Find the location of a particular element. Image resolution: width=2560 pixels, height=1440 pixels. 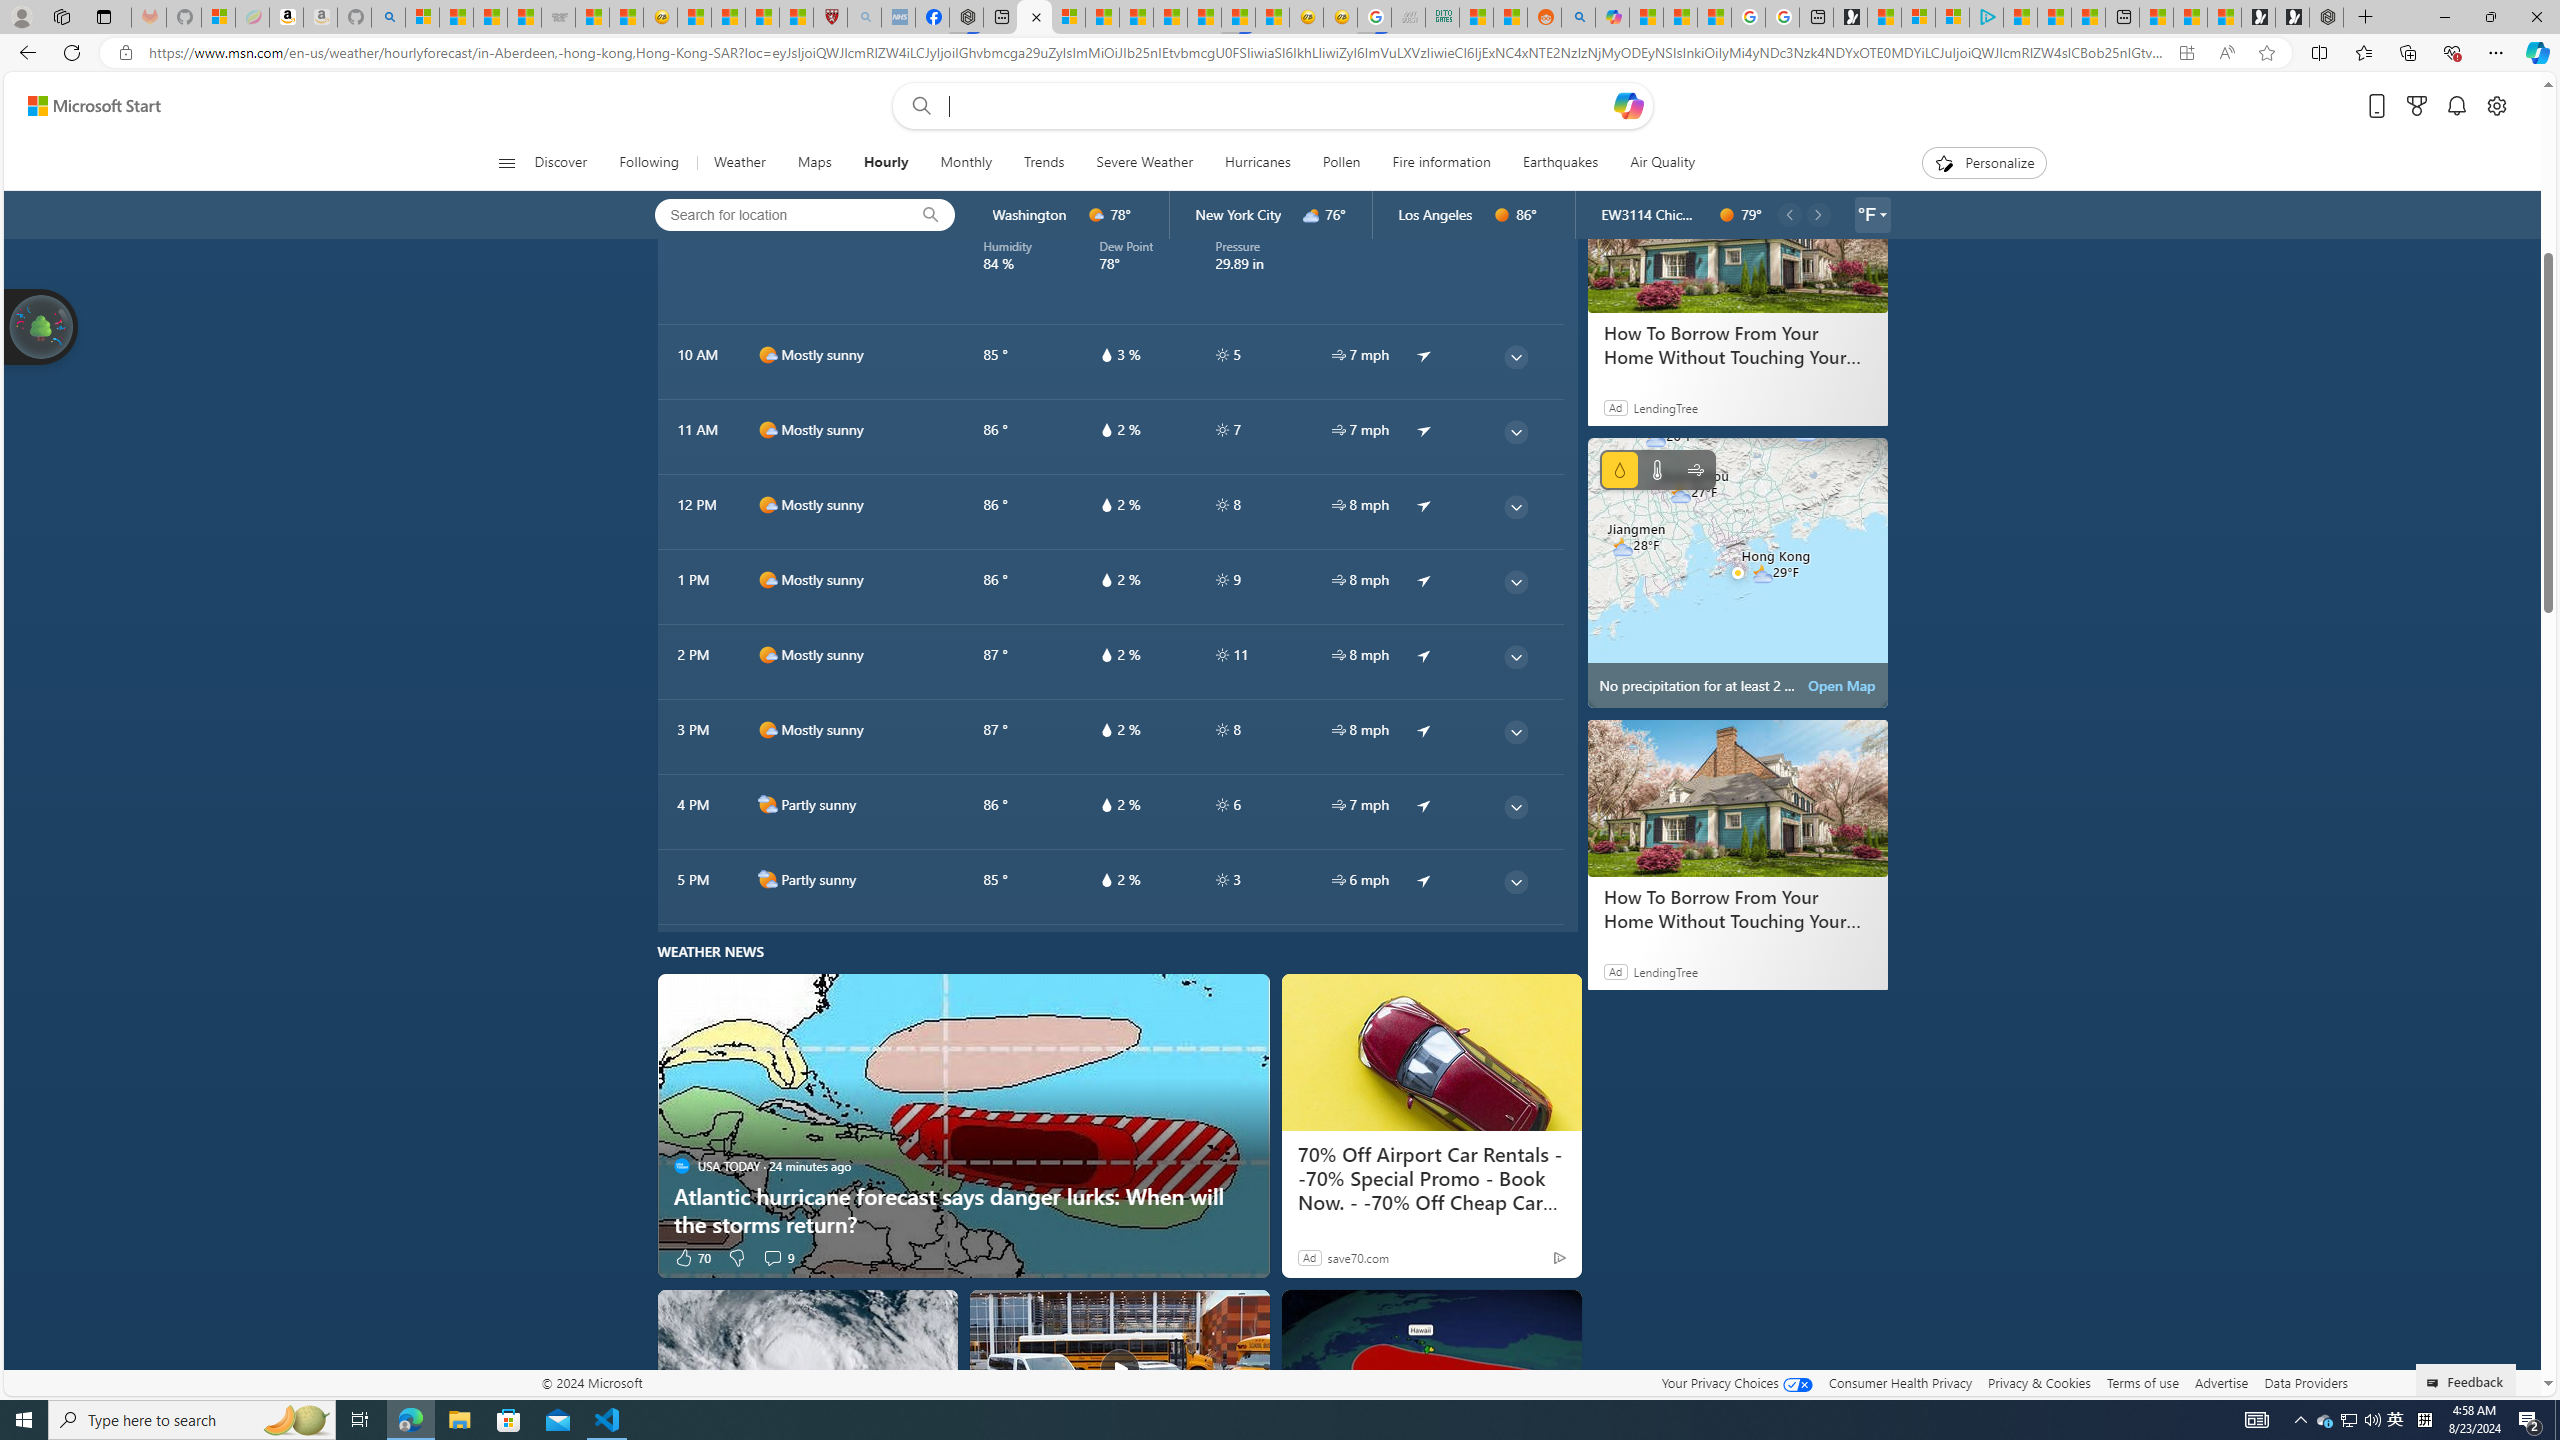

'Data Providers' is located at coordinates (2304, 1382).